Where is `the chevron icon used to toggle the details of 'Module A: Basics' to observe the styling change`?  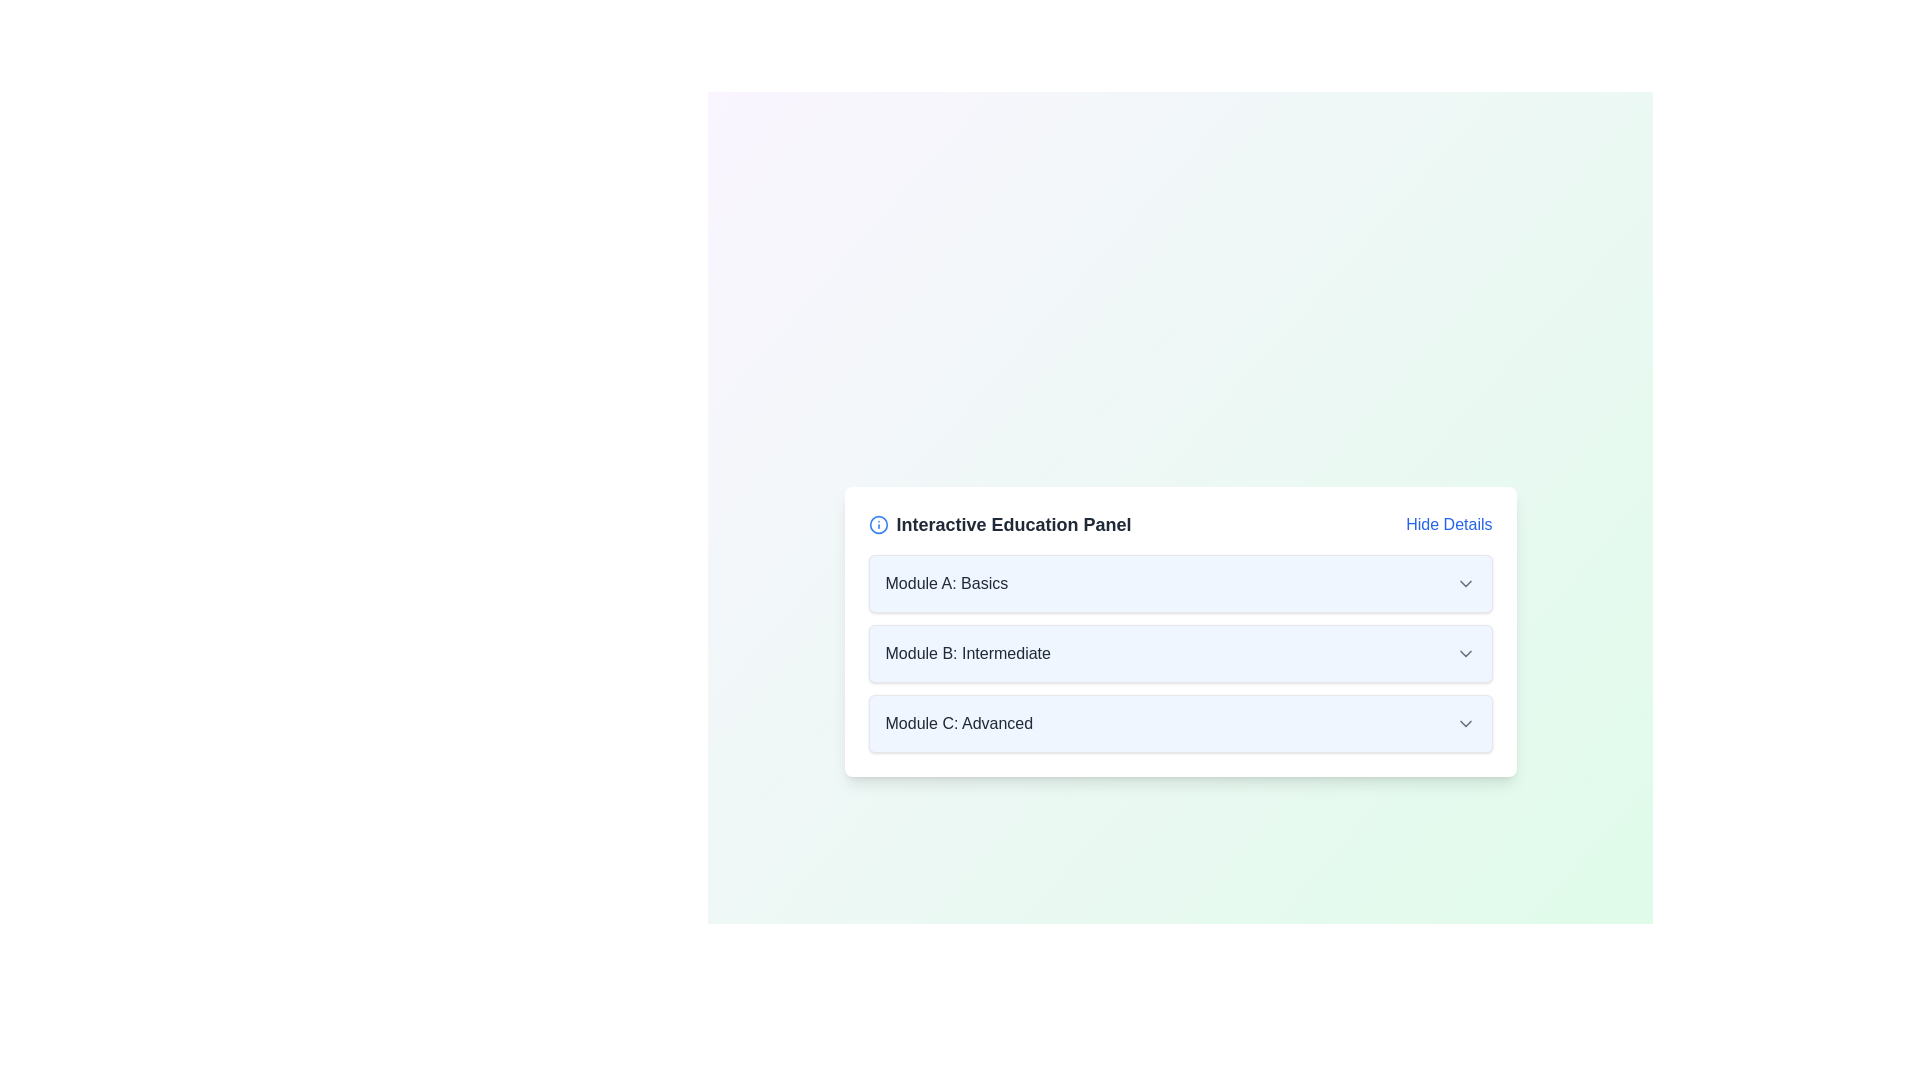 the chevron icon used to toggle the details of 'Module A: Basics' to observe the styling change is located at coordinates (1465, 583).